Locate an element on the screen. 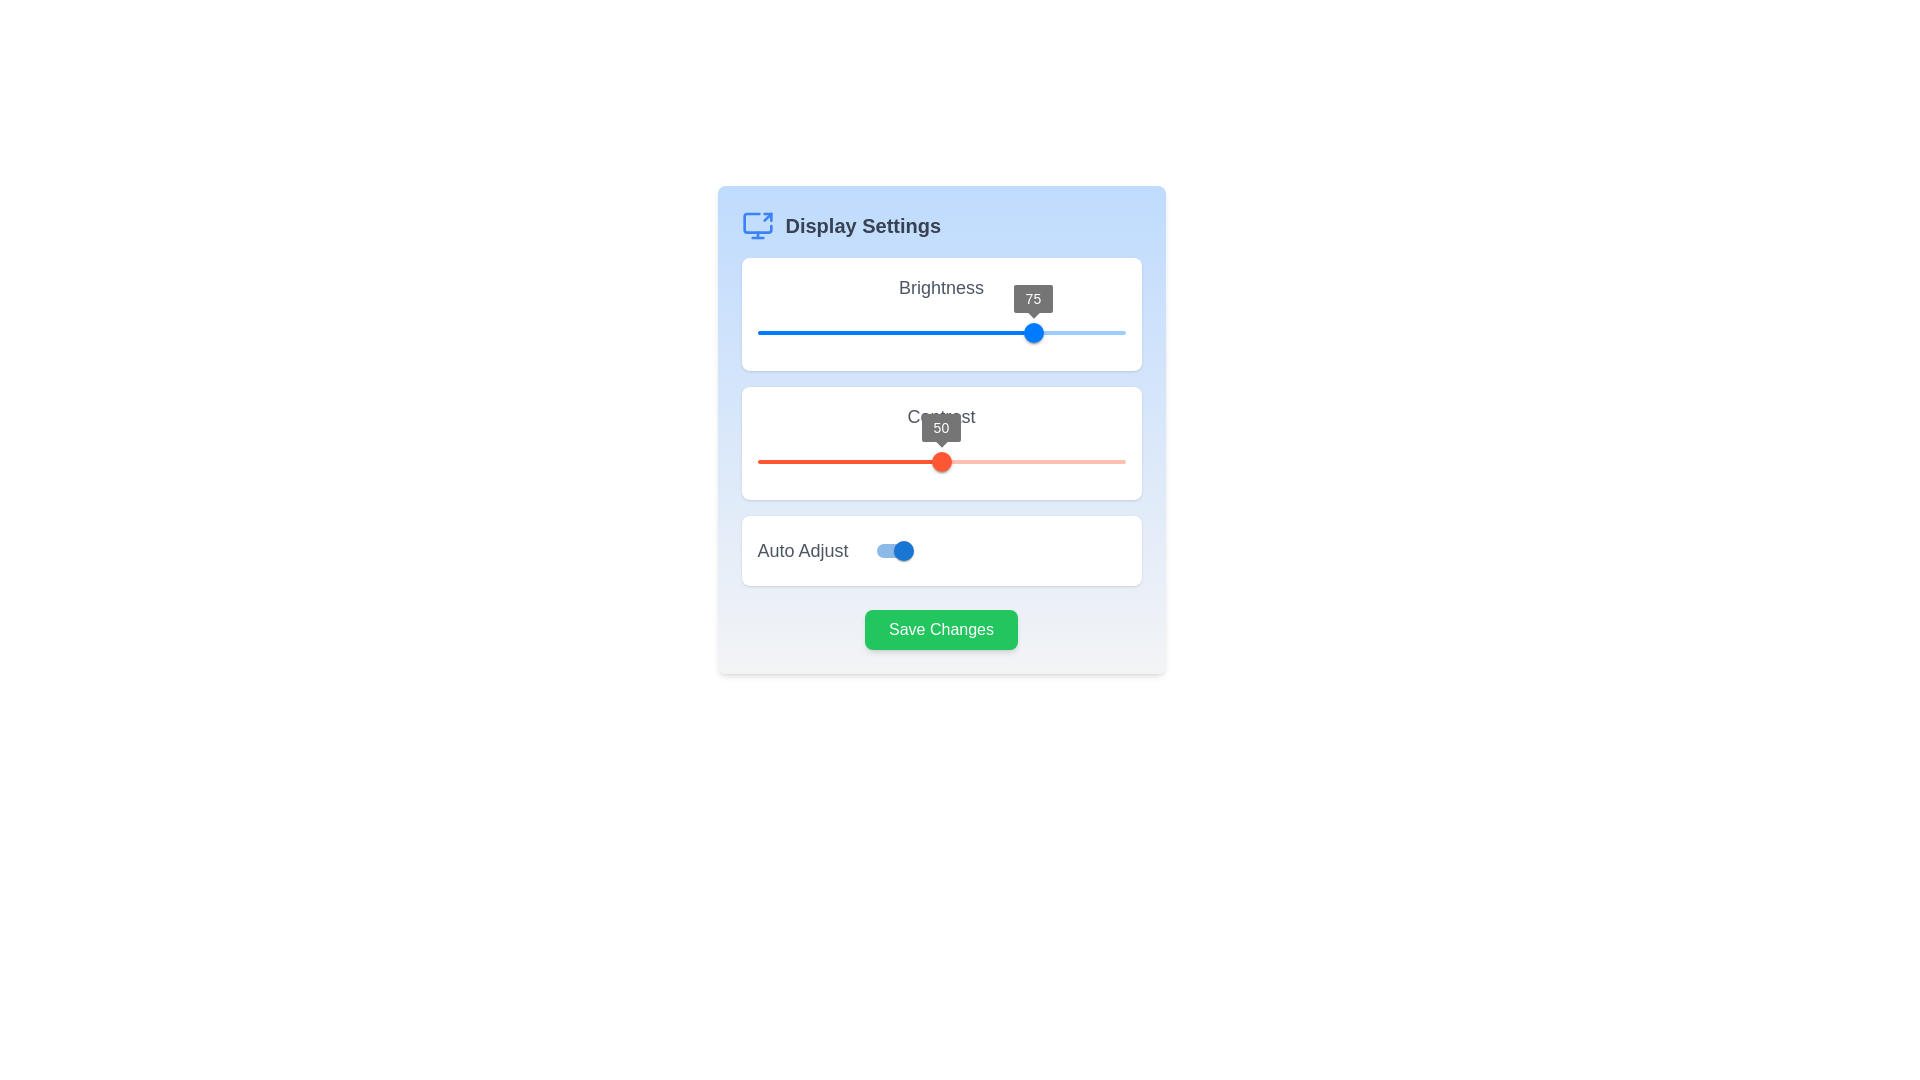  contrast is located at coordinates (981, 462).